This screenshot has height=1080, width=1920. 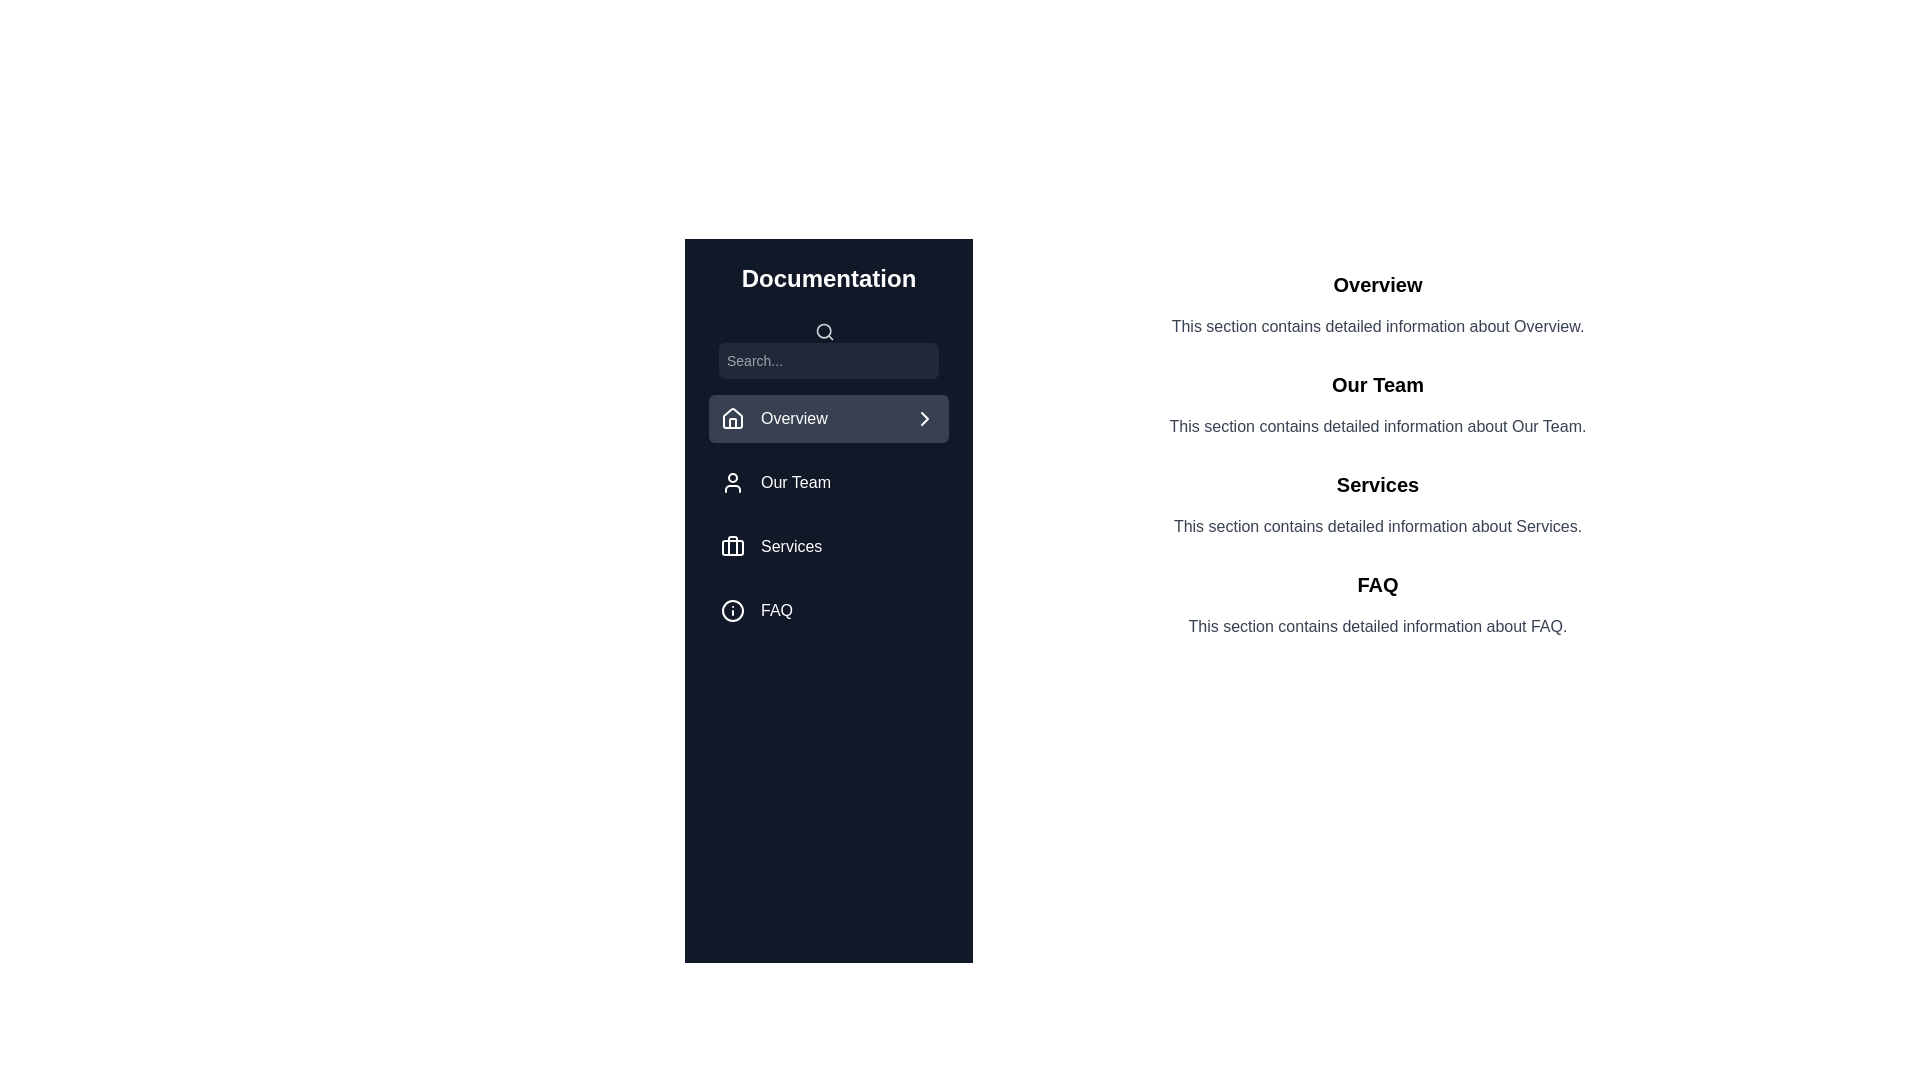 What do you see at coordinates (793, 418) in the screenshot?
I see `the static text label that serves as a navigational button leading to the 'Overview' section, located in the top-left sidebar menu beneath the 'Documentation' title` at bounding box center [793, 418].